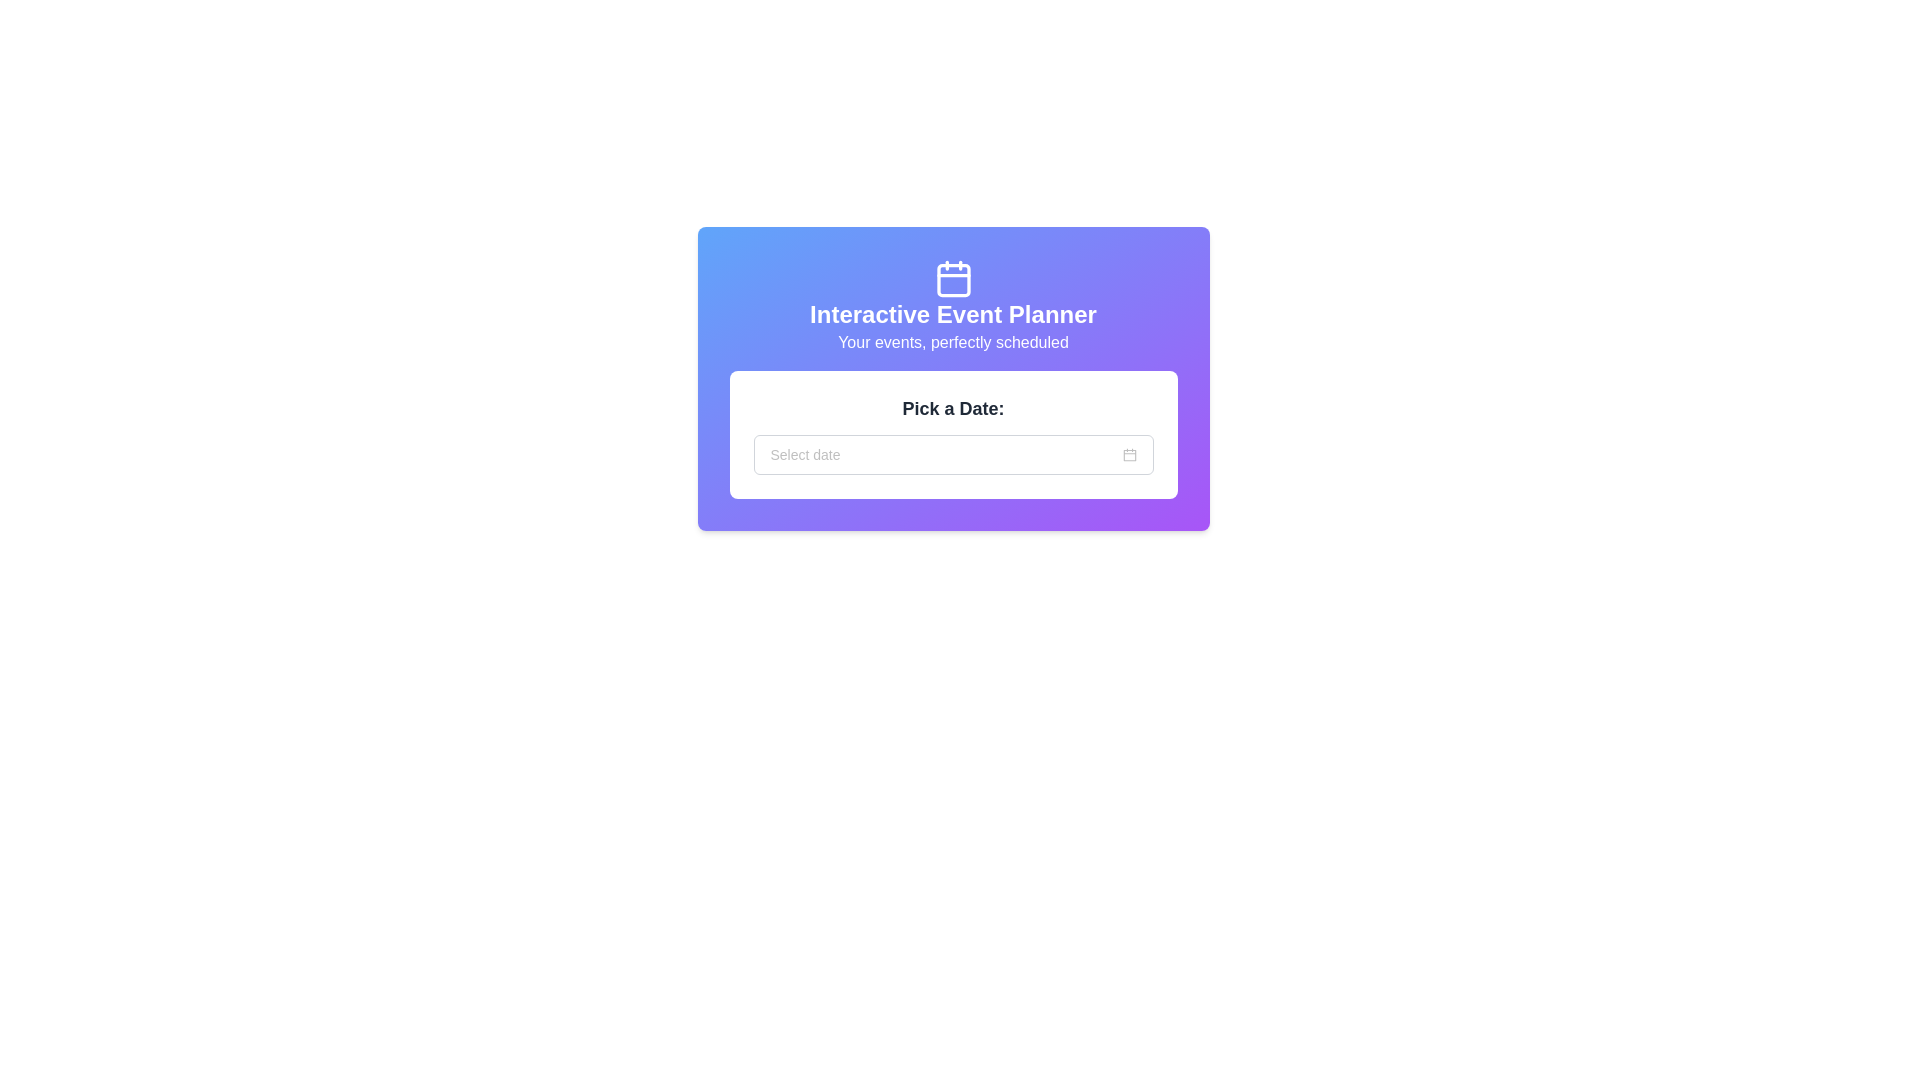 This screenshot has width=1920, height=1080. I want to click on the text label displaying 'Your events, perfectly scheduled', which is styled in white text on a gradient blue-purple background and located below the 'Interactive Event Planner' text, so click(952, 342).